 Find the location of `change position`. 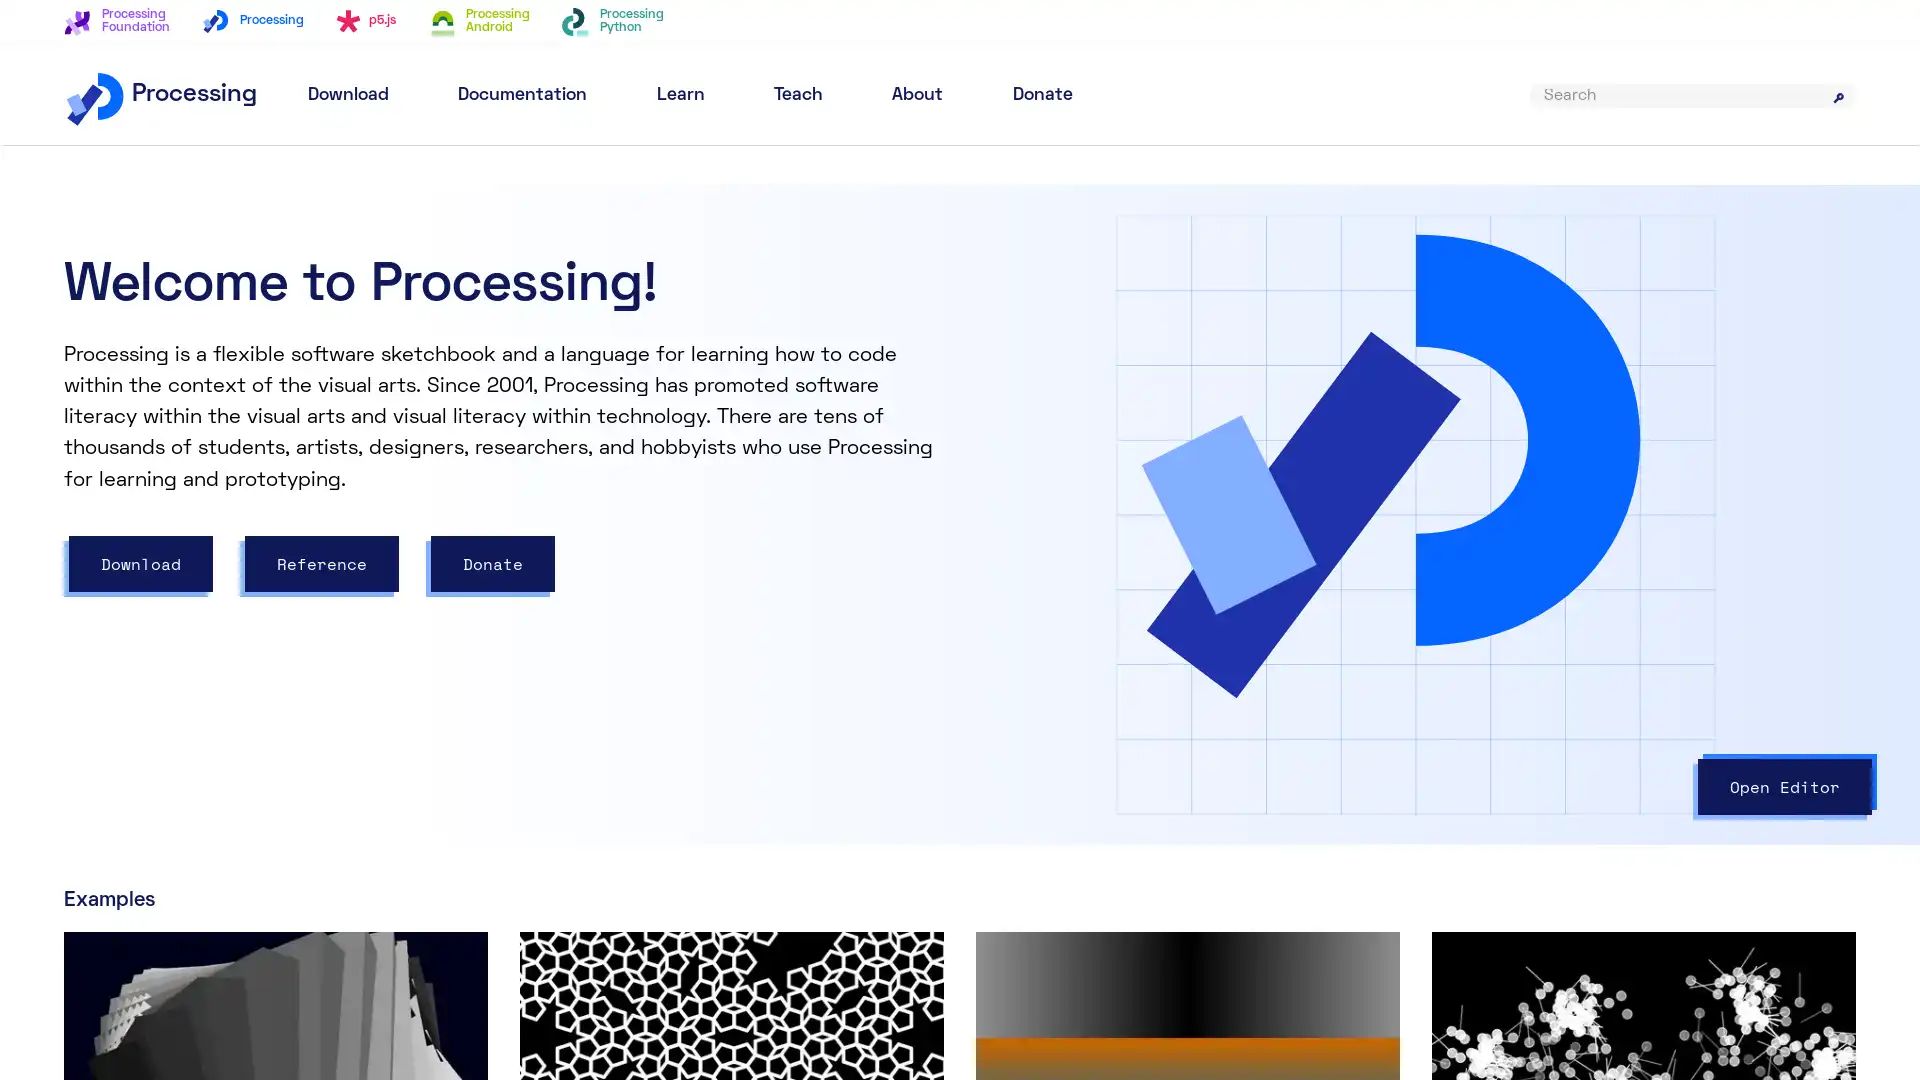

change position is located at coordinates (1084, 548).